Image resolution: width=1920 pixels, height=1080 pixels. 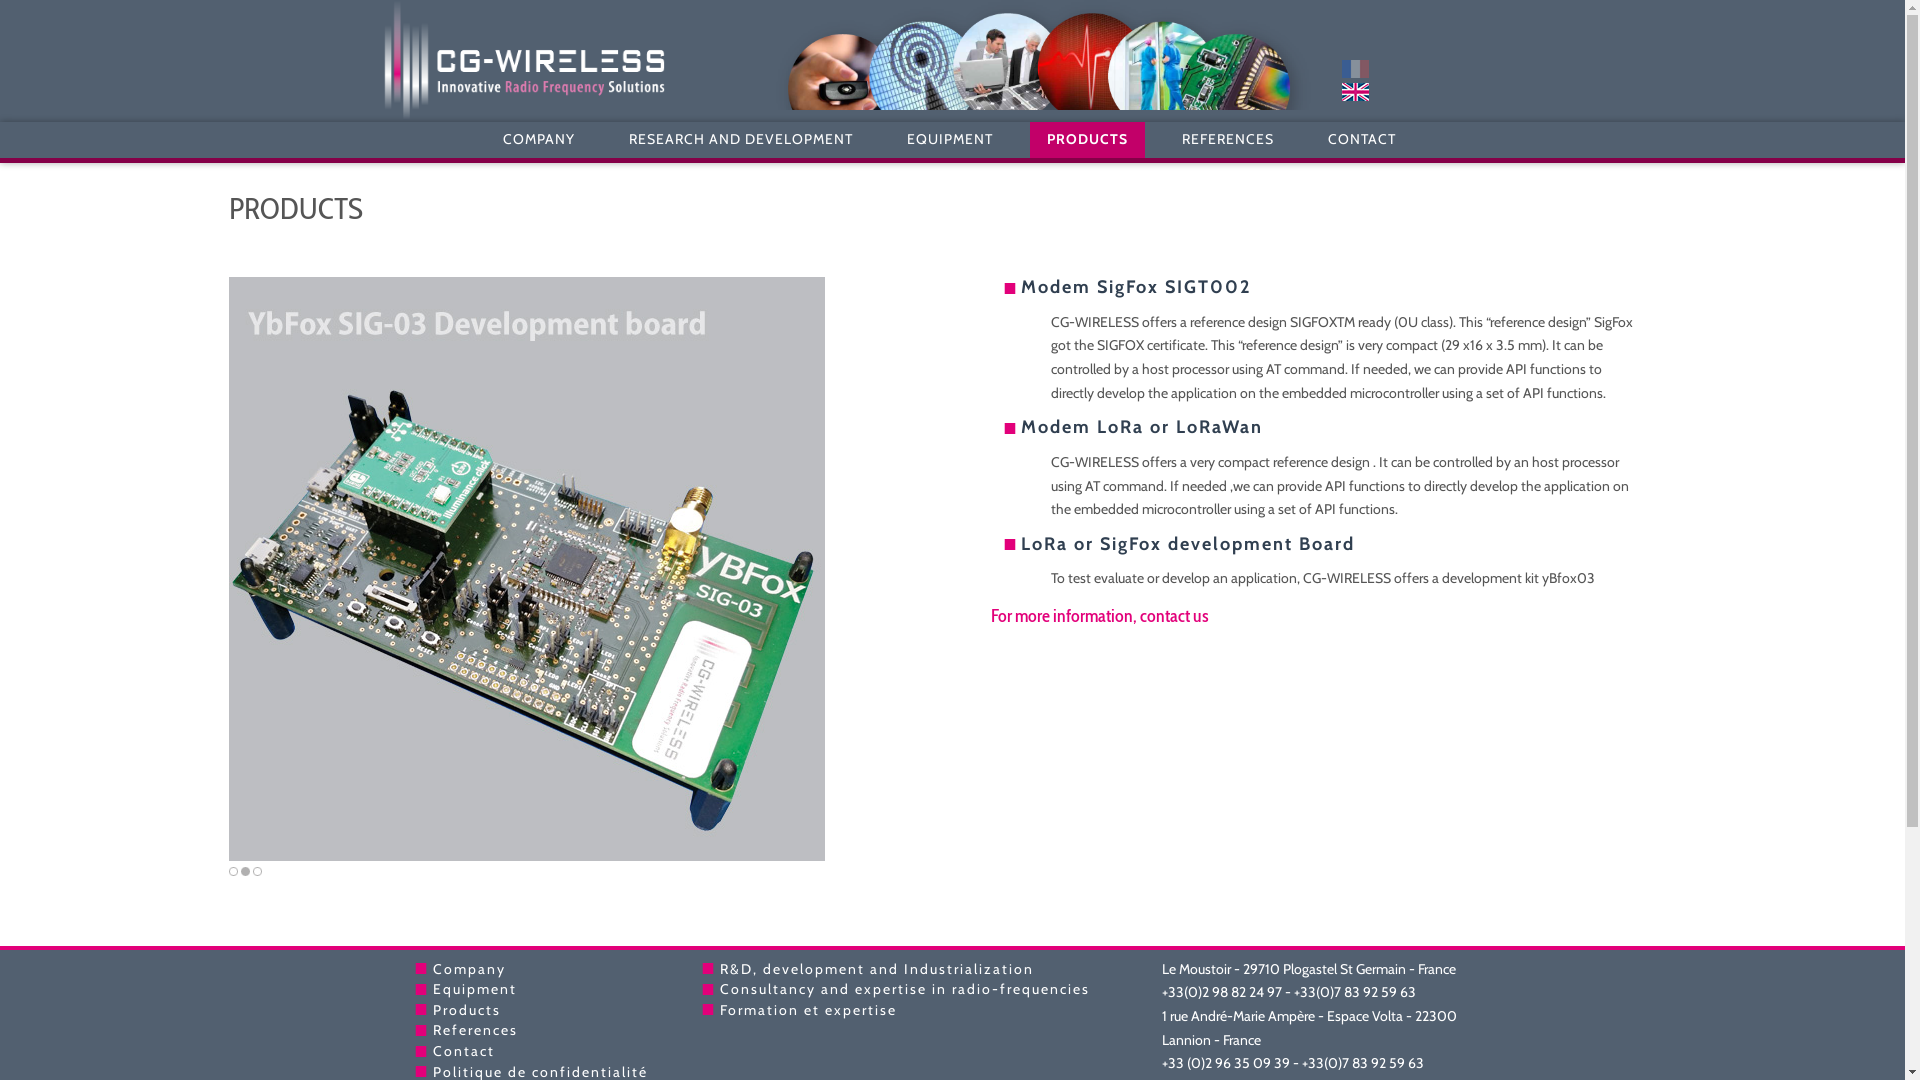 I want to click on 'RESEARCH AND DEVELOPMENT', so click(x=739, y=138).